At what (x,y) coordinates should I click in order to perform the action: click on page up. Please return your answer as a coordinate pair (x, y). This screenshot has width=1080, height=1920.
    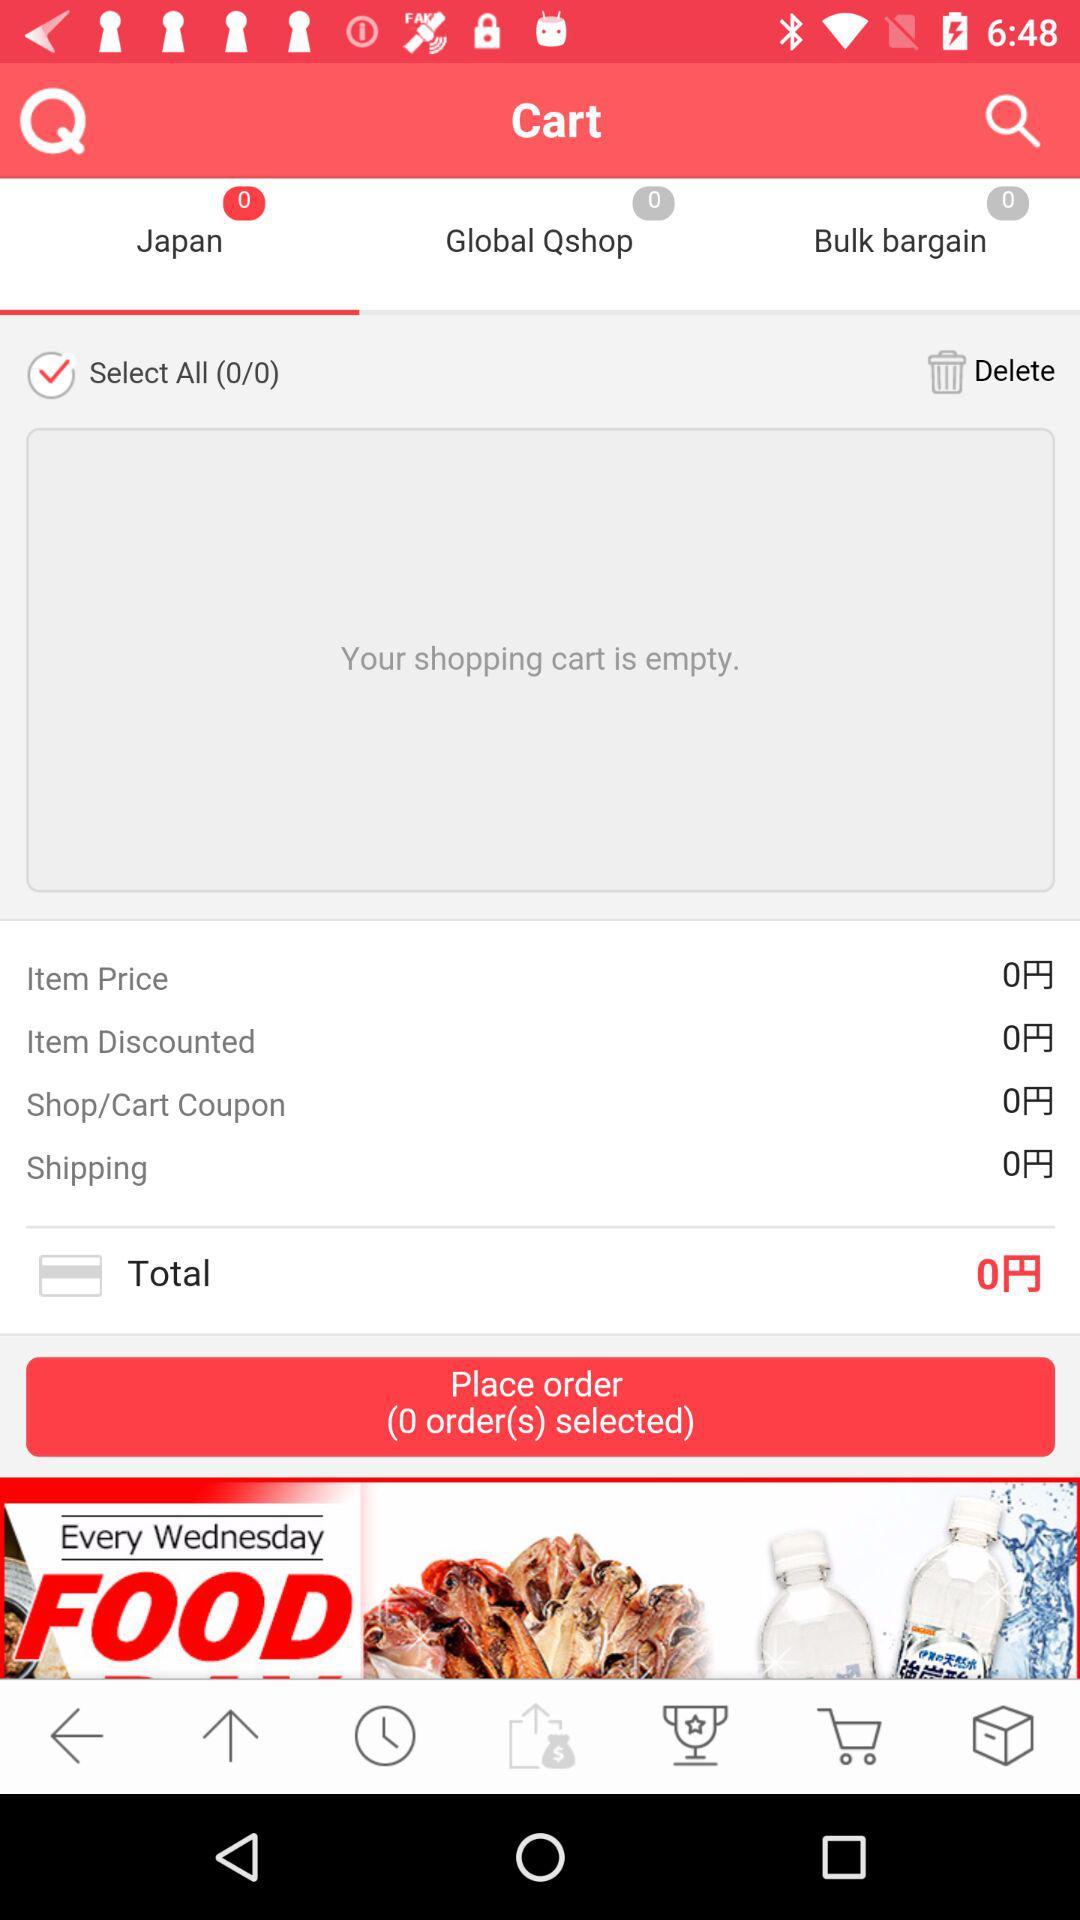
    Looking at the image, I should click on (229, 1734).